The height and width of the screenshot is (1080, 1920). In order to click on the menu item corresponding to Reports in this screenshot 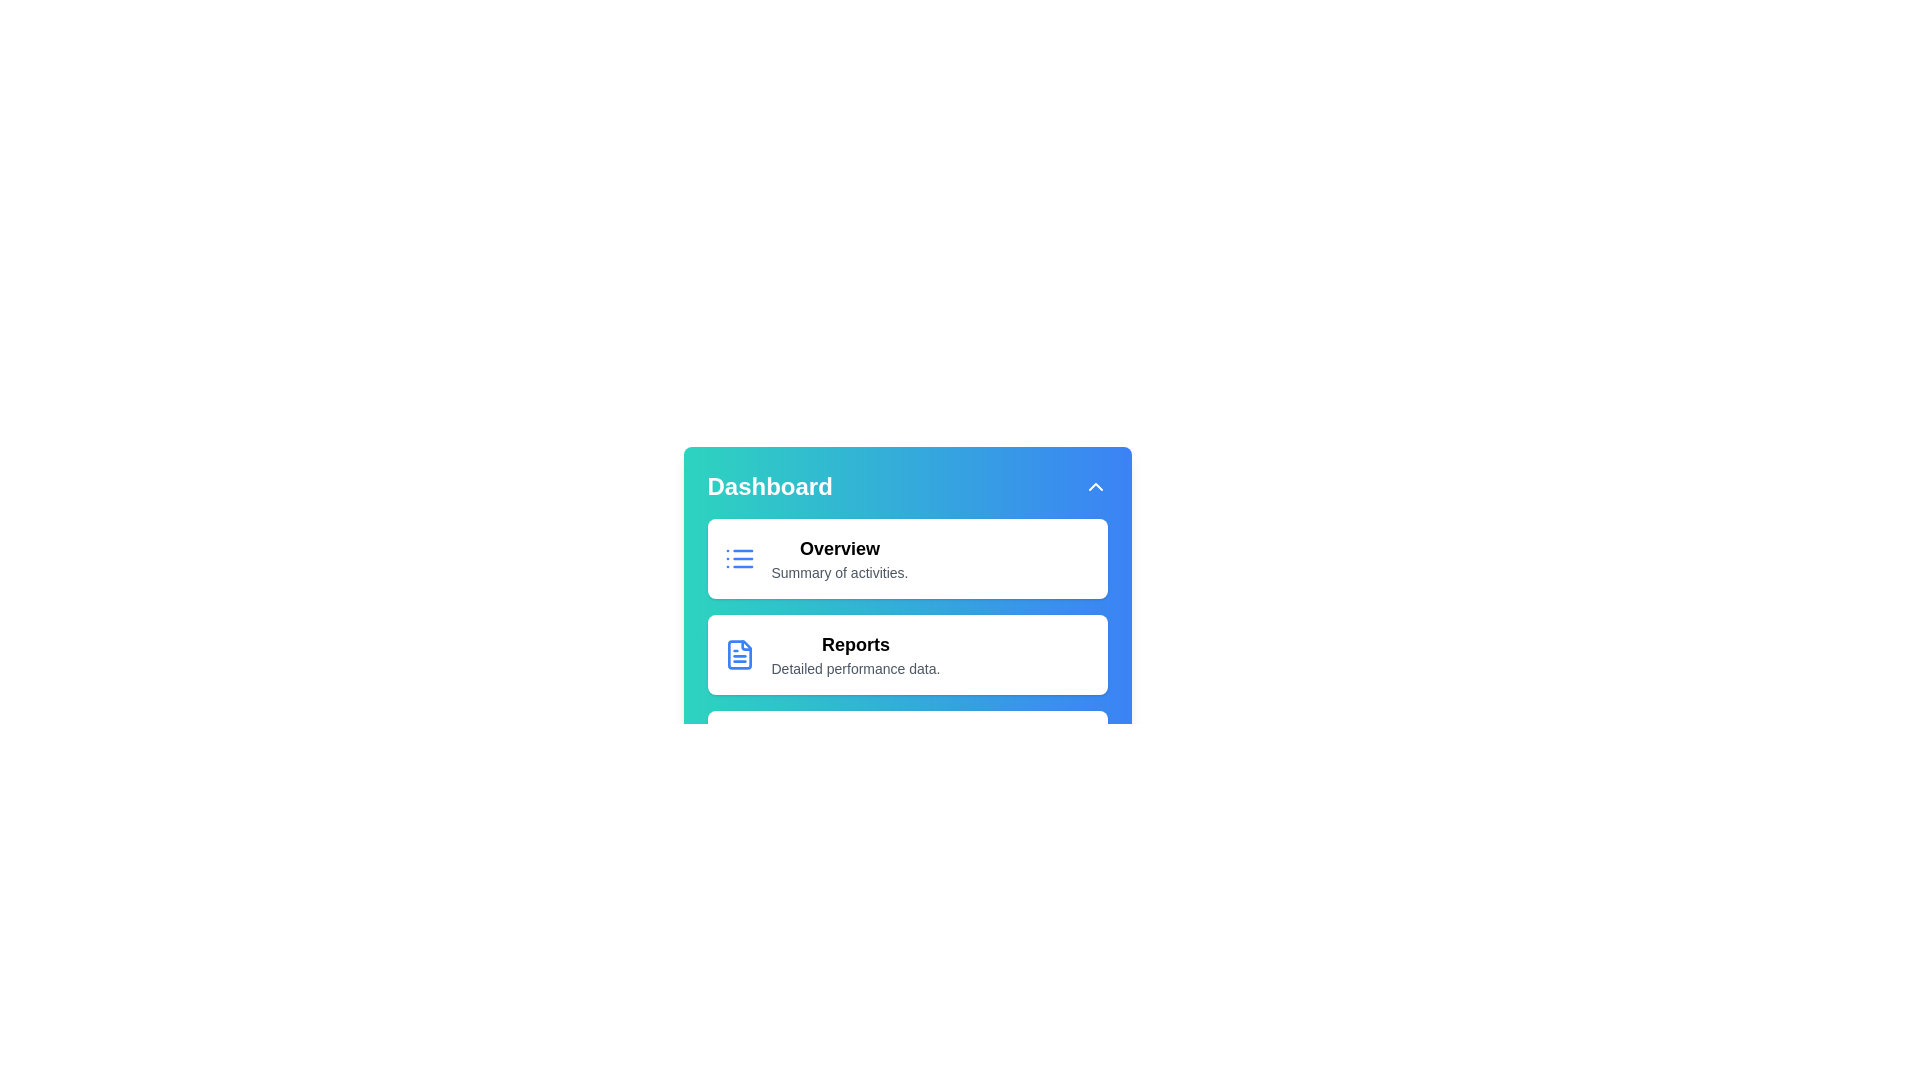, I will do `click(906, 655)`.